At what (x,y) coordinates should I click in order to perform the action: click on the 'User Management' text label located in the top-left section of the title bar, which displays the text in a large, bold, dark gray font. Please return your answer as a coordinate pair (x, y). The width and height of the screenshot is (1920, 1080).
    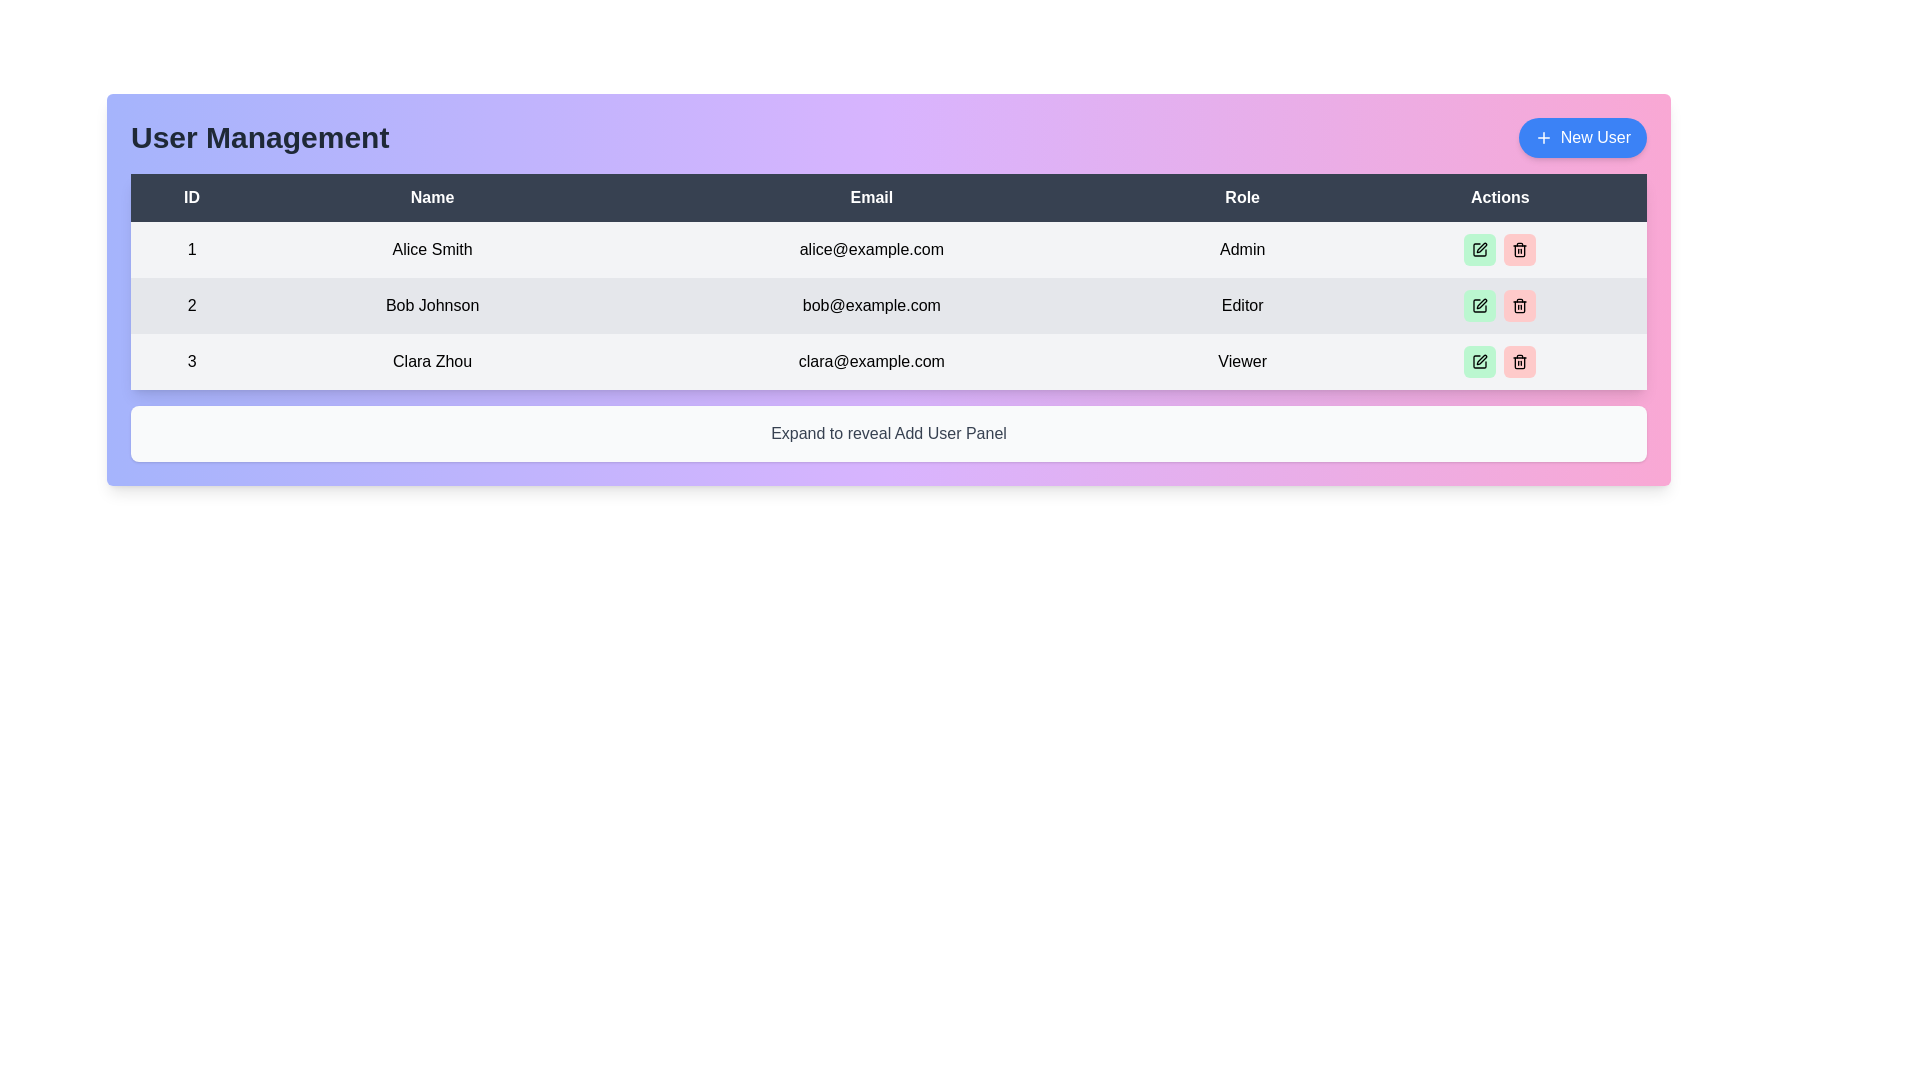
    Looking at the image, I should click on (259, 137).